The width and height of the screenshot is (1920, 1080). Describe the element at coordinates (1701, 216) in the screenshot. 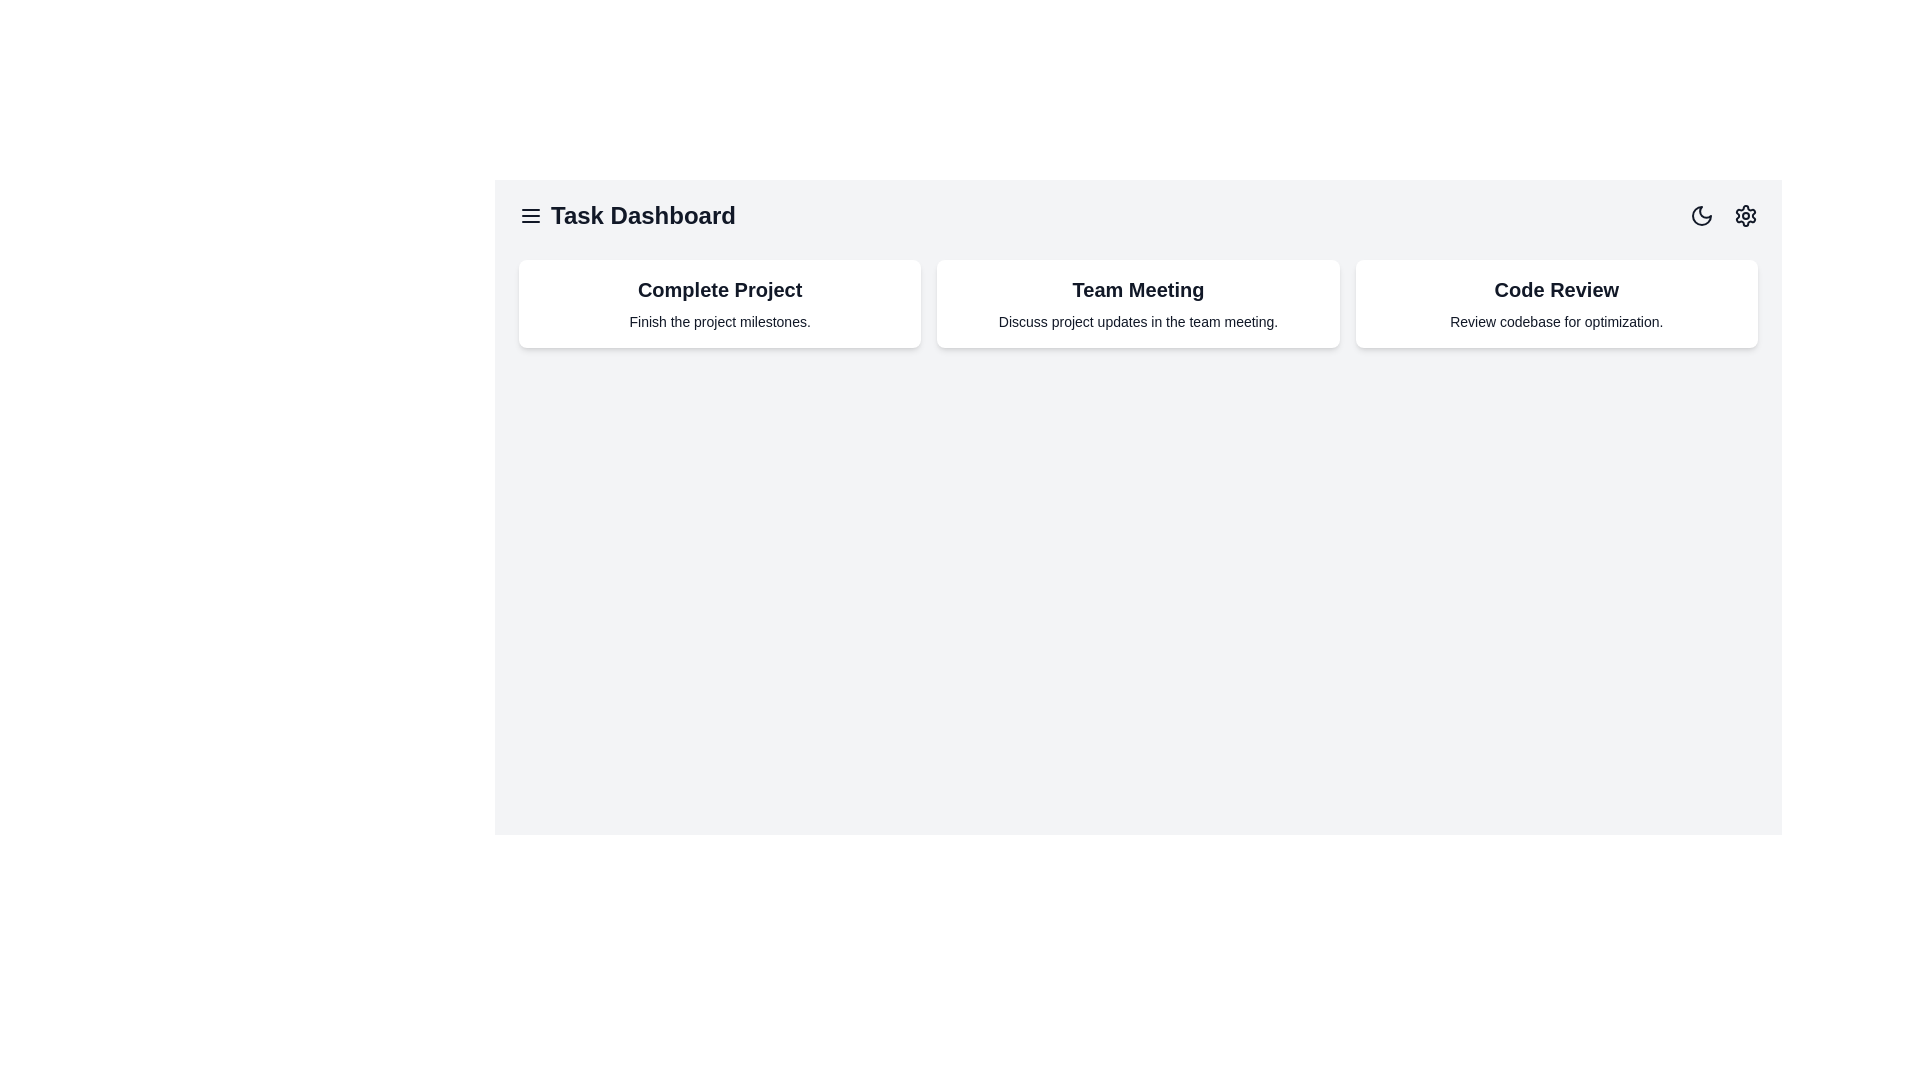

I see `the moon icon in line art style located in the top-right corner of the interface` at that location.